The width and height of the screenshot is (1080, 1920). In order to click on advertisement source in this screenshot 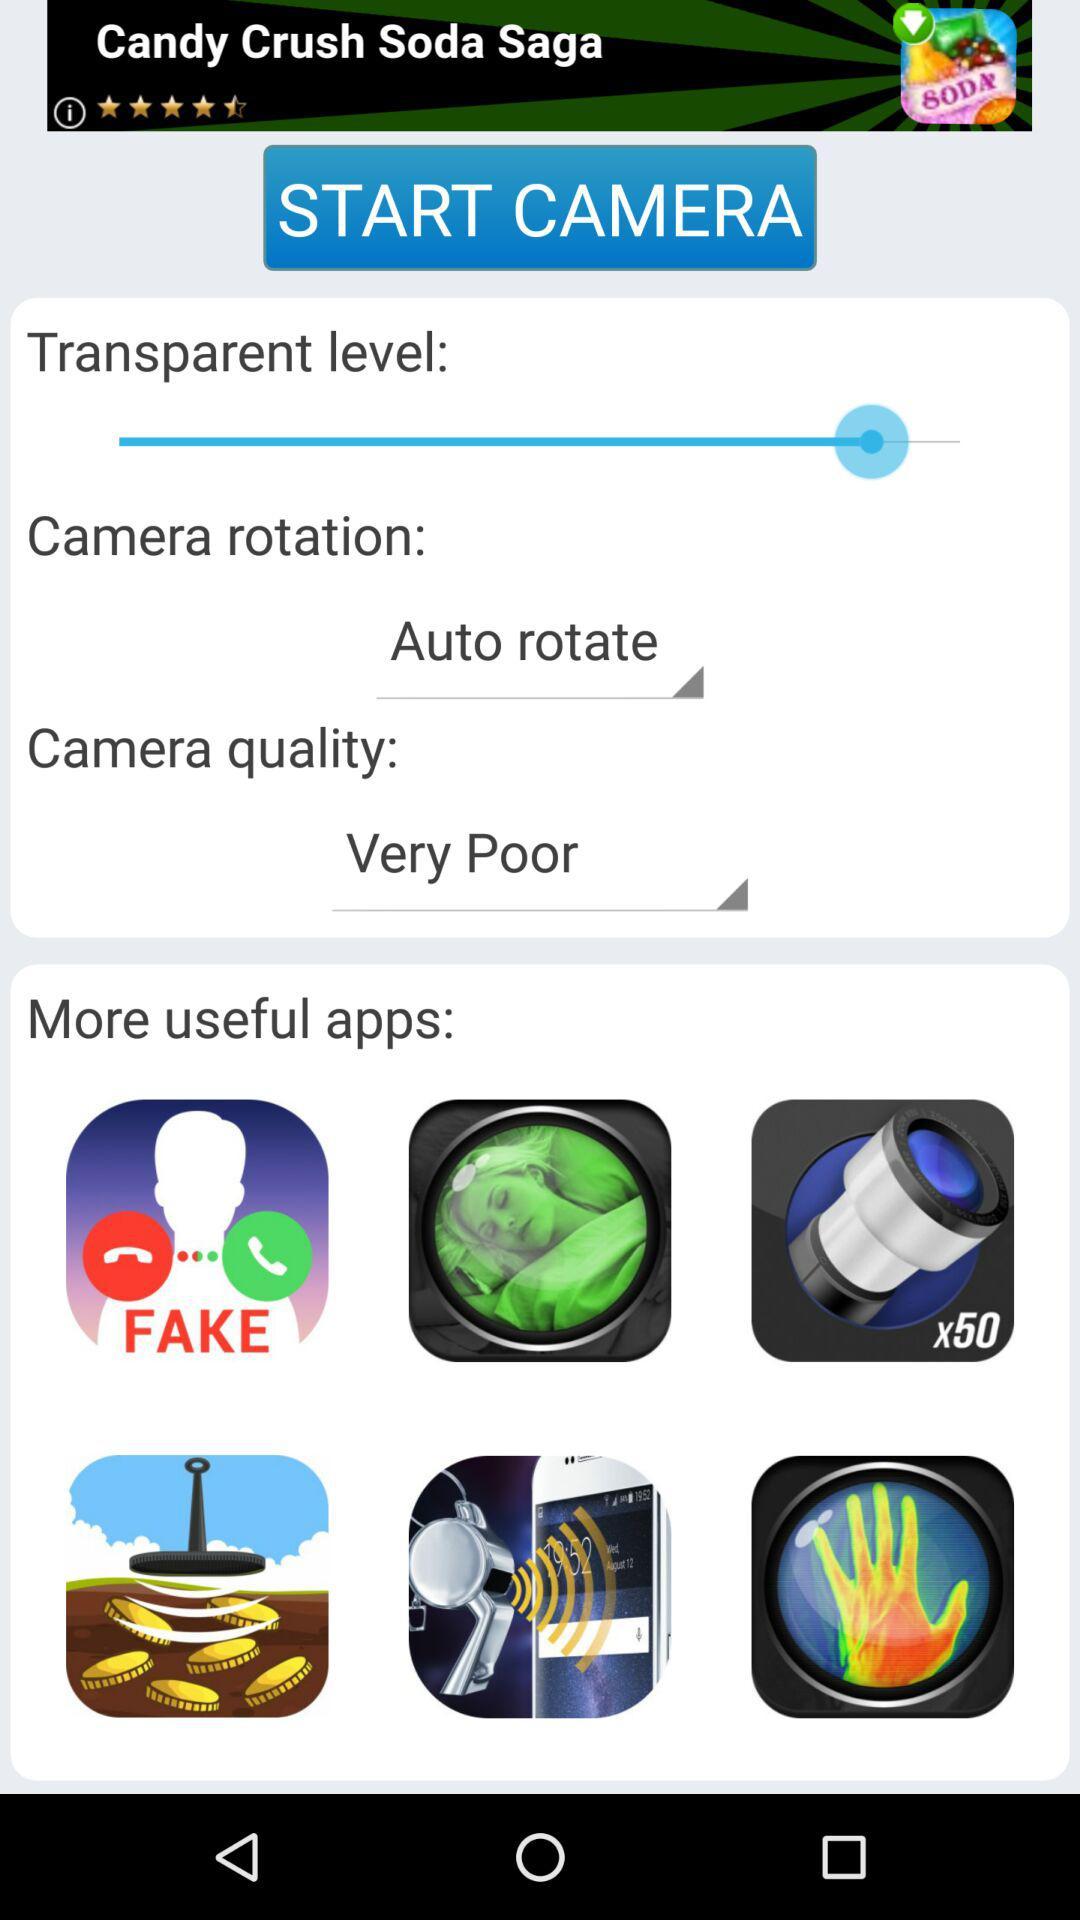, I will do `click(538, 65)`.